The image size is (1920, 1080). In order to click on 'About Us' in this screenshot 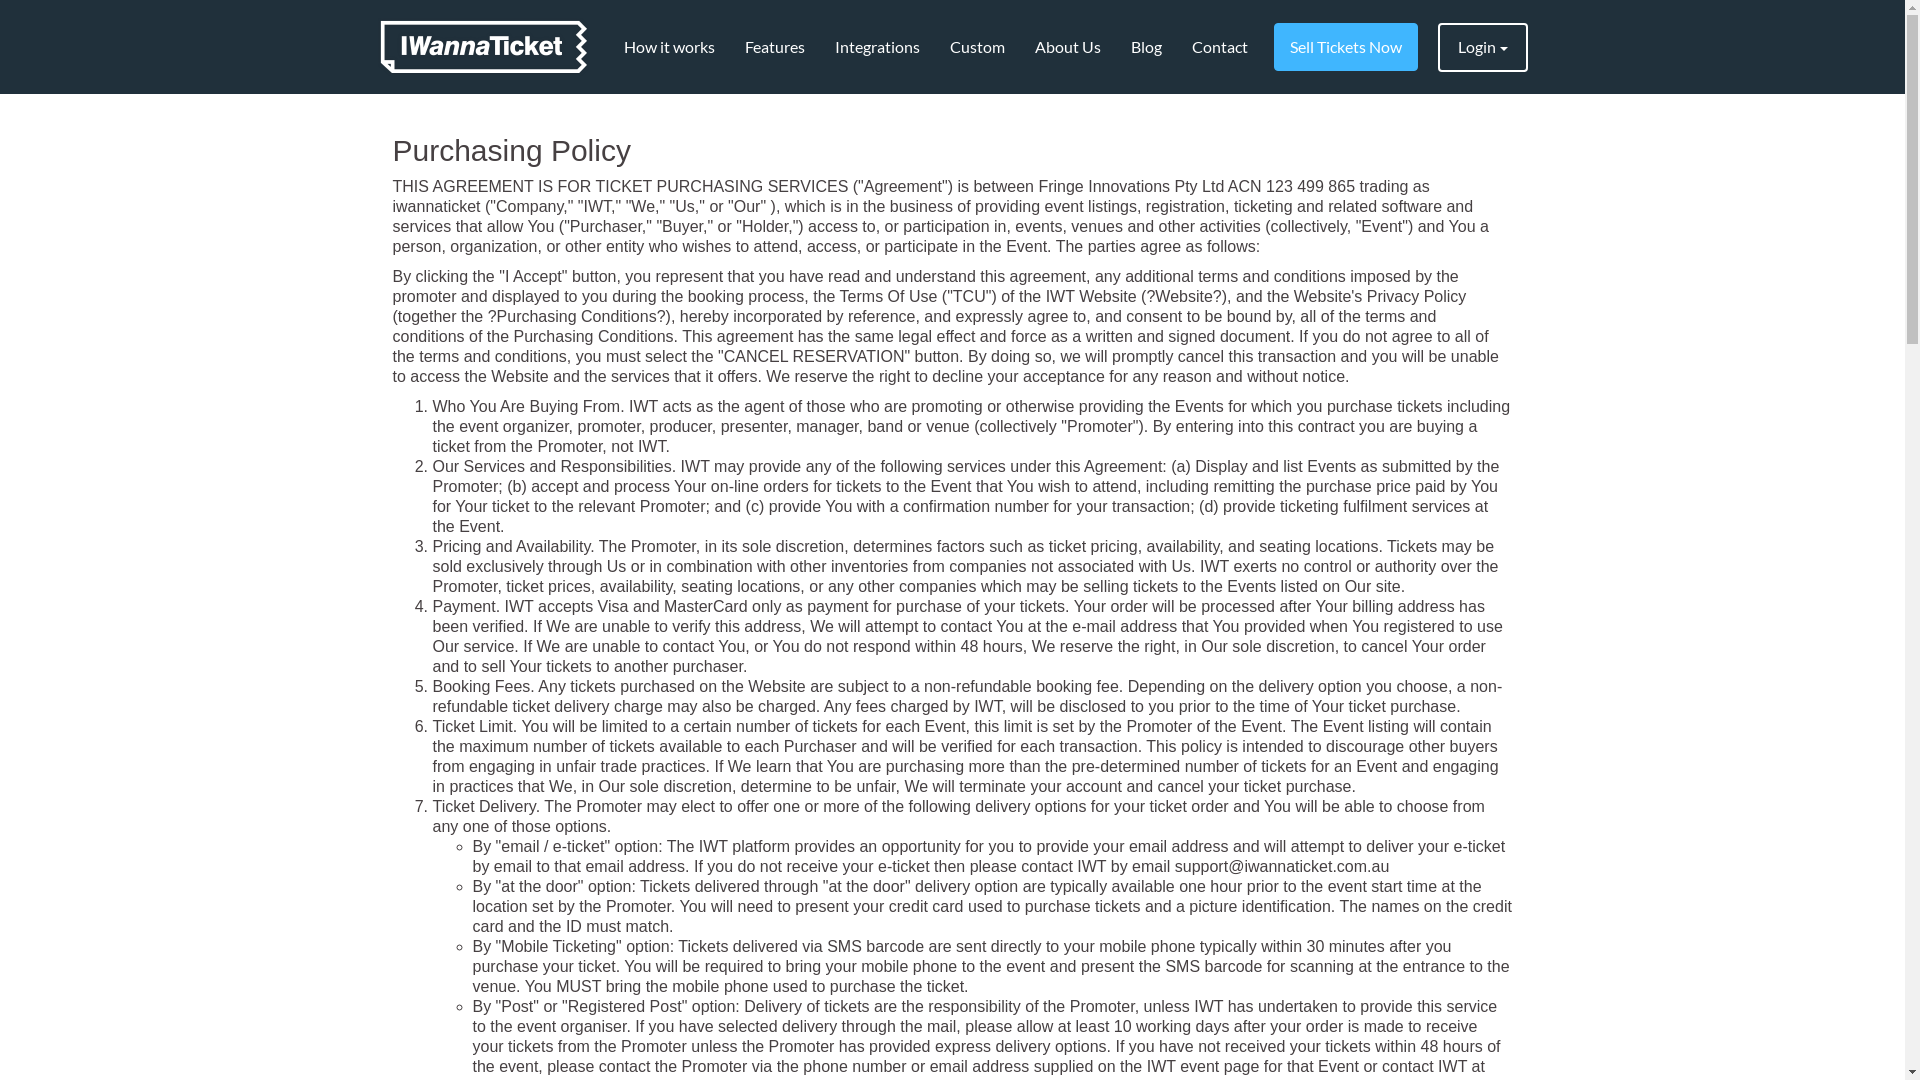, I will do `click(1067, 45)`.